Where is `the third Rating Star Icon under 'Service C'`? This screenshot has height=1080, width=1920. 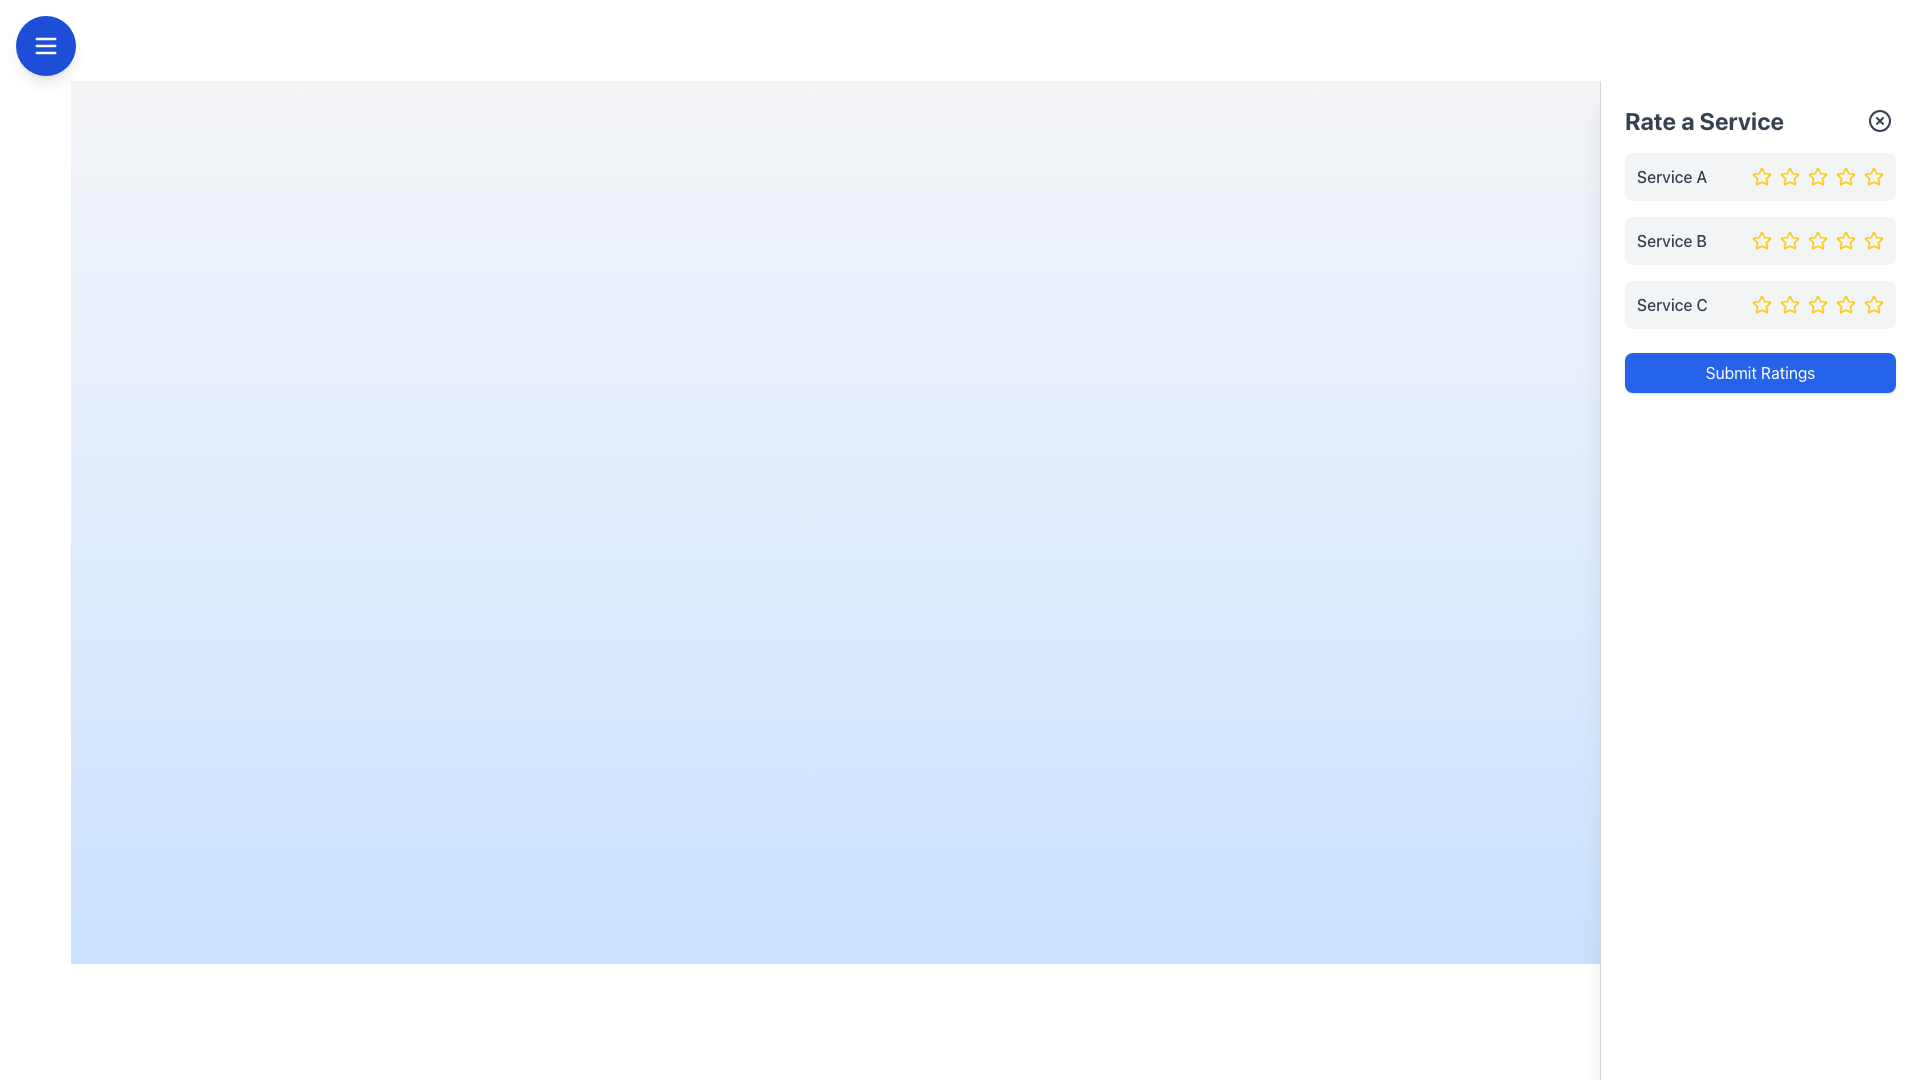 the third Rating Star Icon under 'Service C' is located at coordinates (1790, 304).